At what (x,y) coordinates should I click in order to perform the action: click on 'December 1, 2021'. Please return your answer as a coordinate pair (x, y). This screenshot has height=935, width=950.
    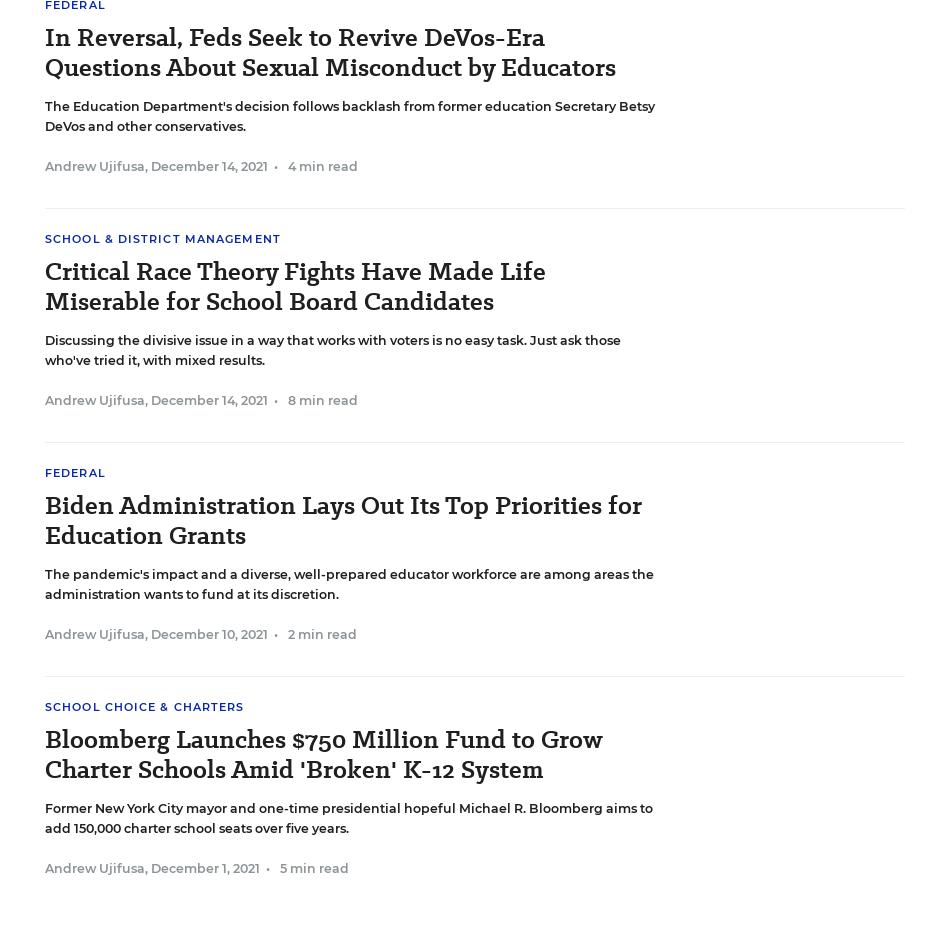
    Looking at the image, I should click on (205, 867).